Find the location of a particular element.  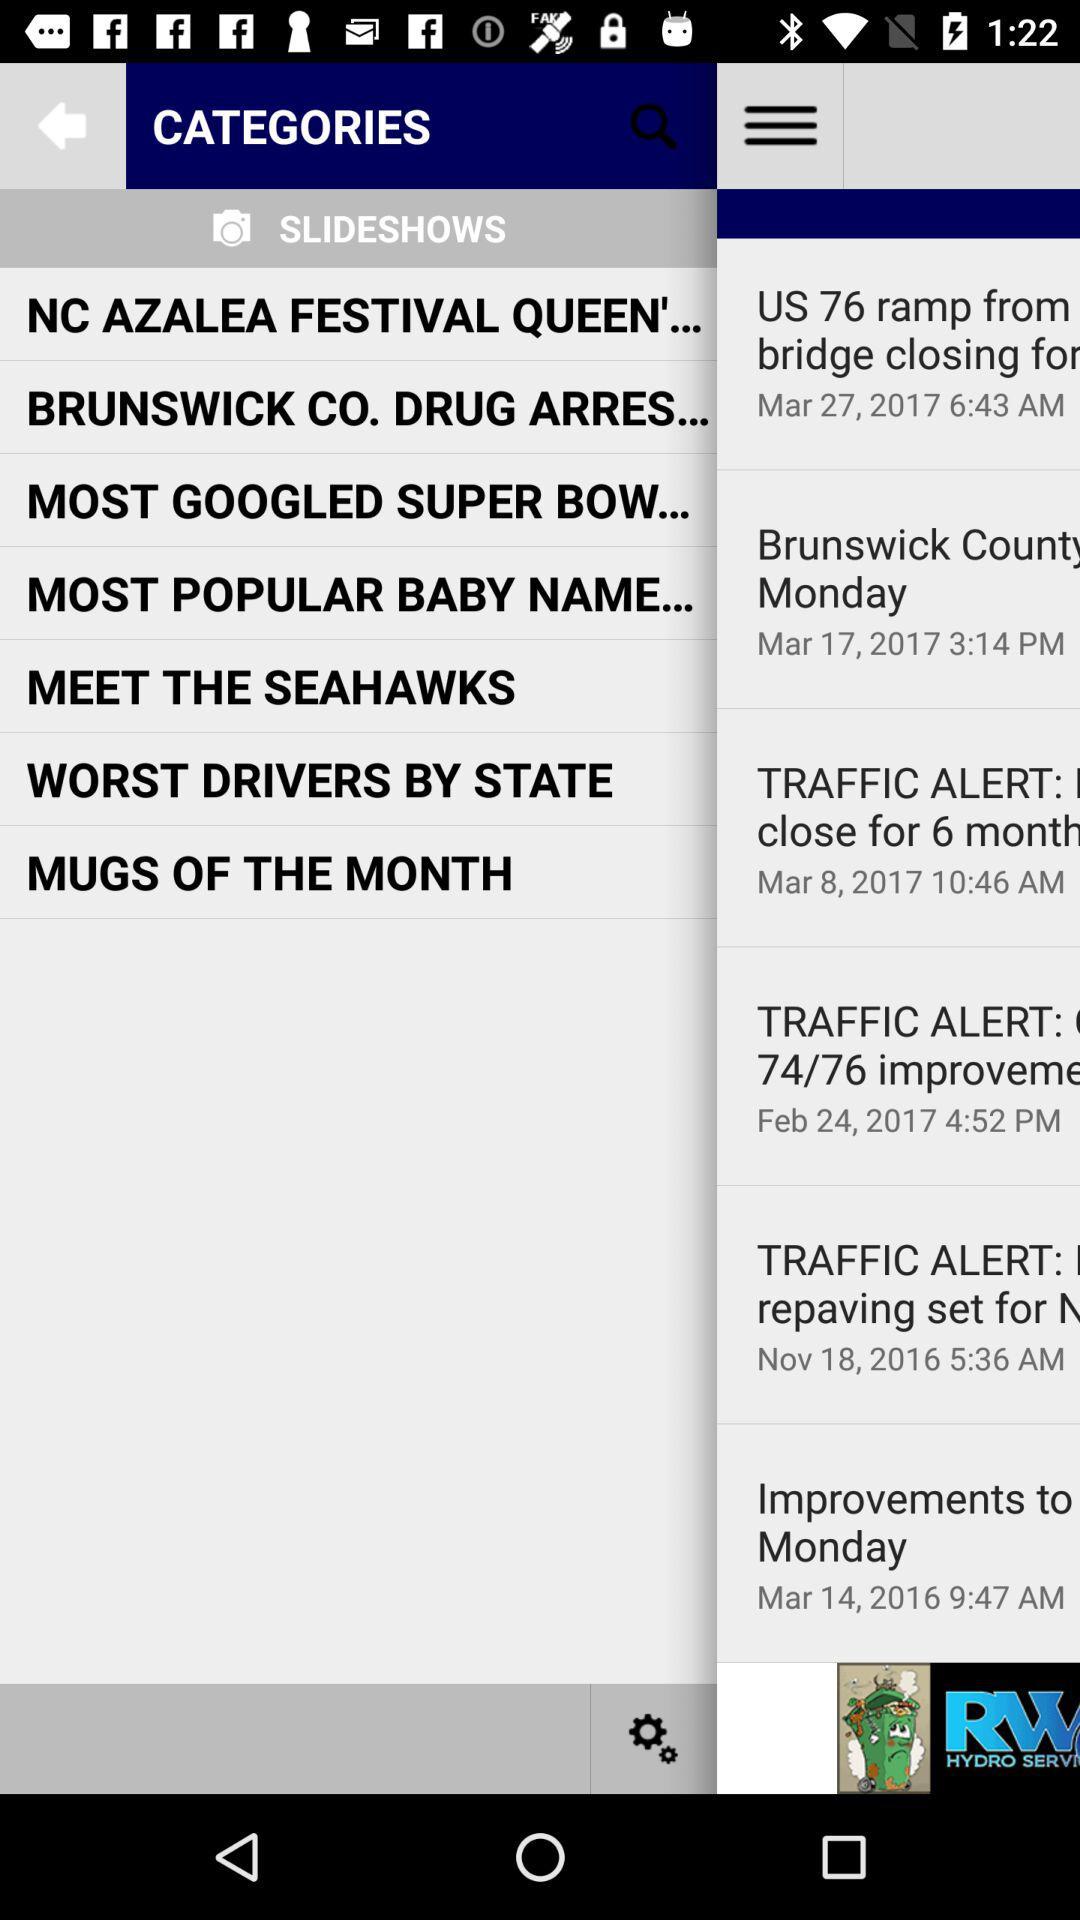

the settings icon is located at coordinates (654, 1737).